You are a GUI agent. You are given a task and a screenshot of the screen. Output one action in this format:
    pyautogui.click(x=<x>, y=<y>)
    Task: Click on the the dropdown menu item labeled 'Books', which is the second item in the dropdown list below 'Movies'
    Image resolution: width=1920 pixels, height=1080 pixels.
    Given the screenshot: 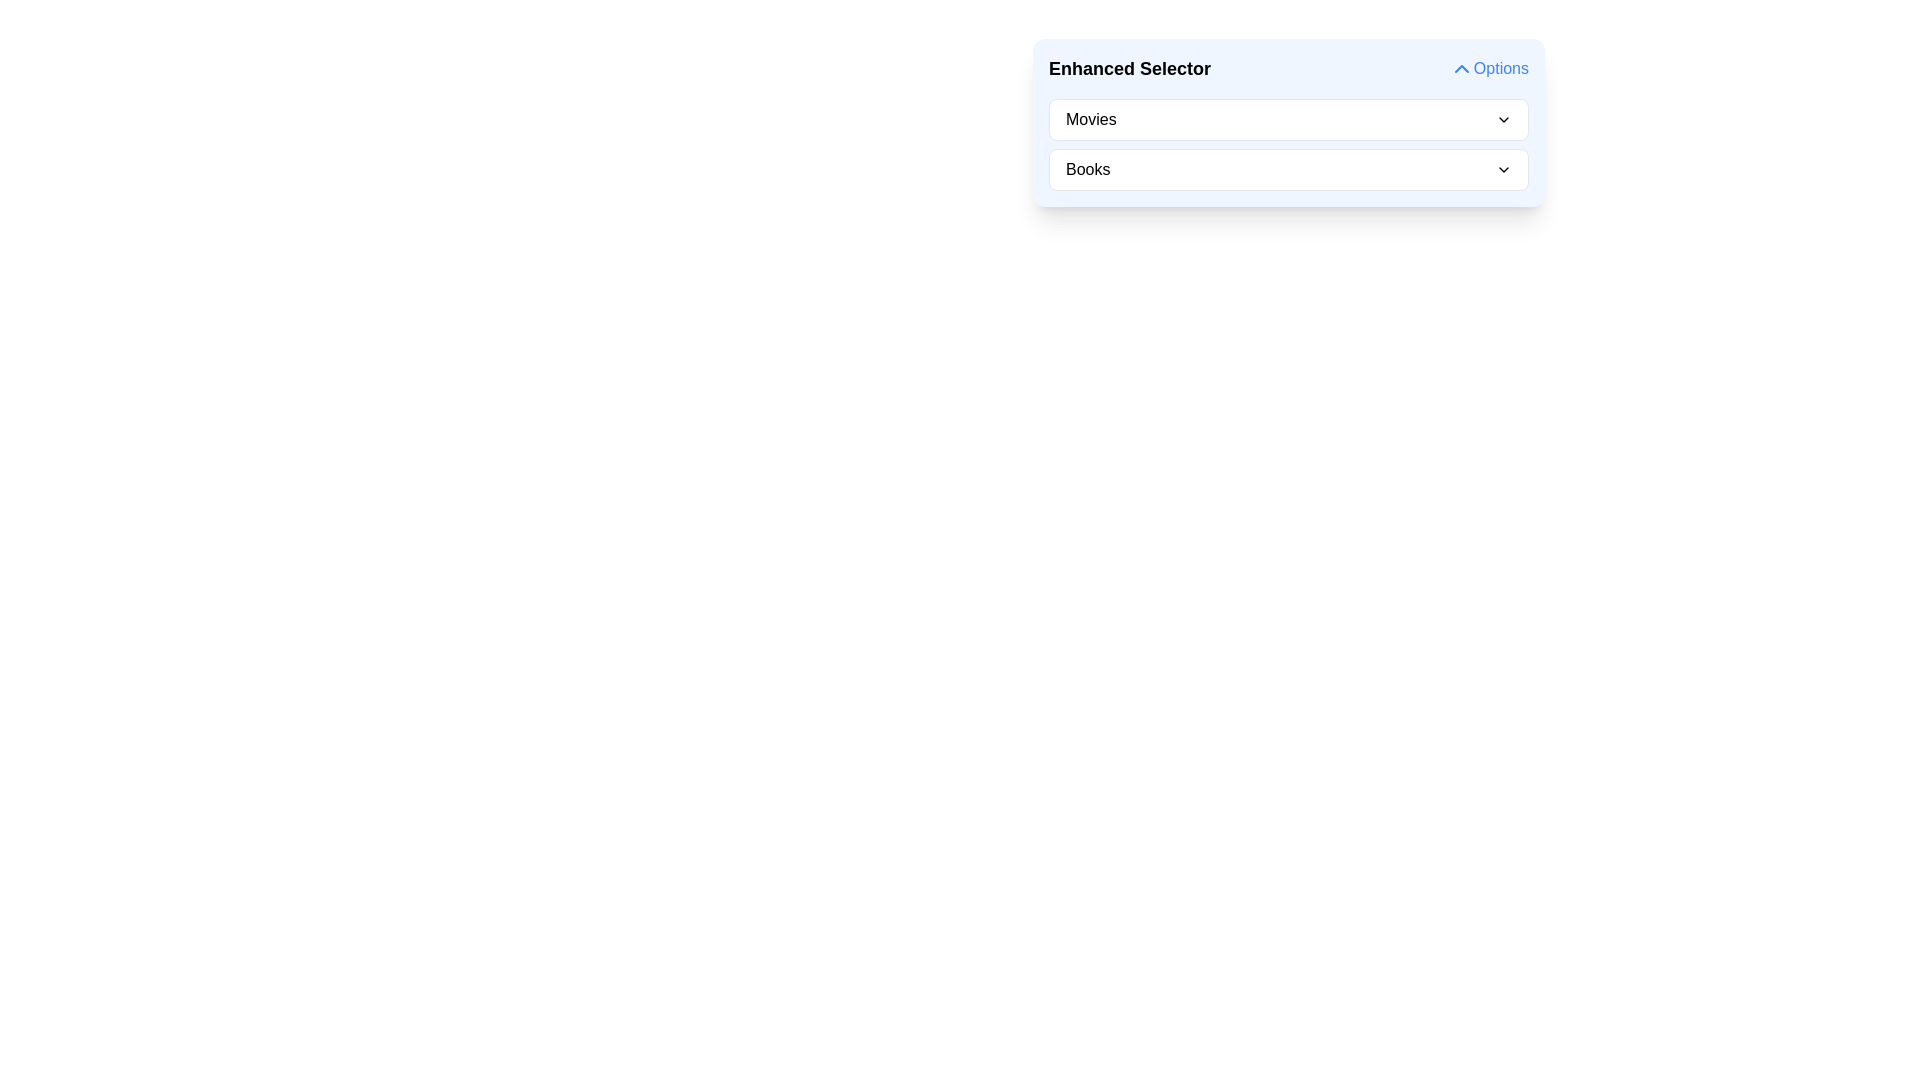 What is the action you would take?
    pyautogui.click(x=1289, y=168)
    